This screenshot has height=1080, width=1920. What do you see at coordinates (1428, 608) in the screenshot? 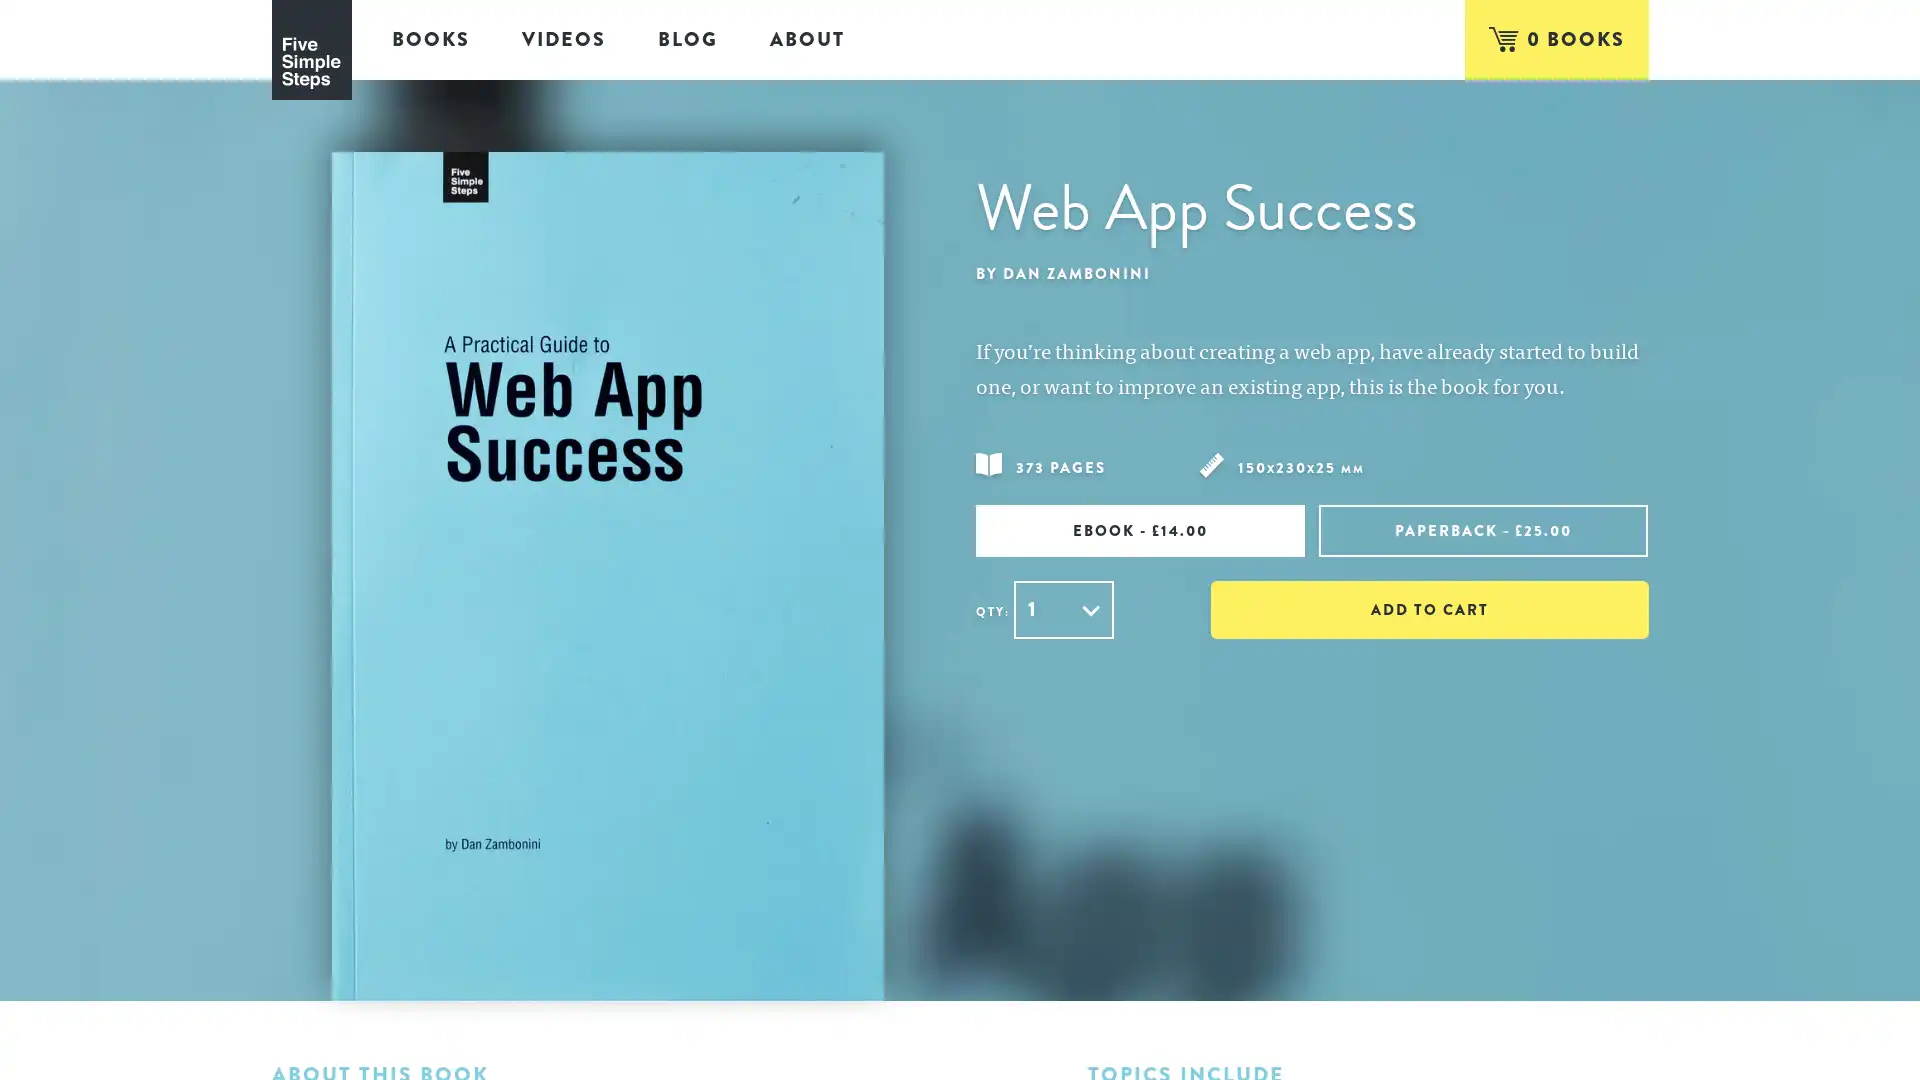
I see `Add to cart` at bounding box center [1428, 608].